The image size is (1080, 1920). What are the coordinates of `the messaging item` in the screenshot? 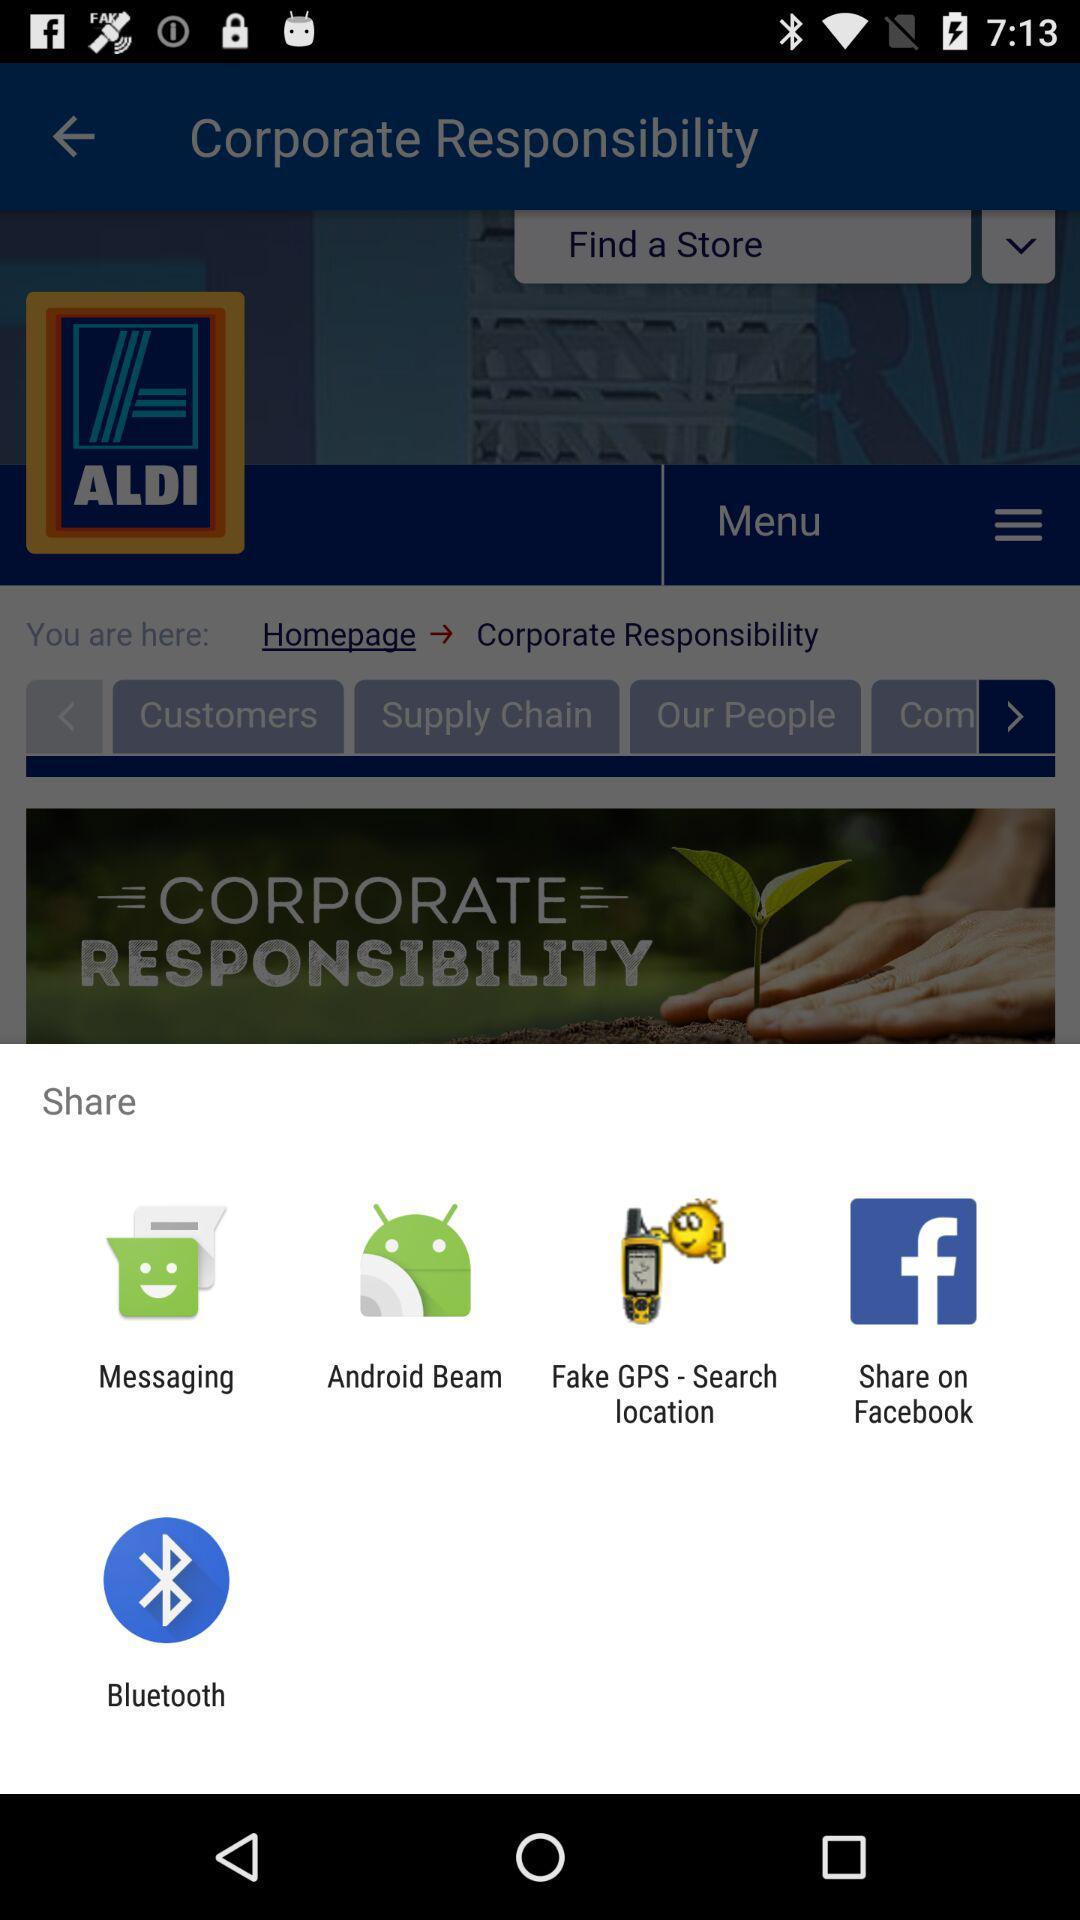 It's located at (165, 1392).